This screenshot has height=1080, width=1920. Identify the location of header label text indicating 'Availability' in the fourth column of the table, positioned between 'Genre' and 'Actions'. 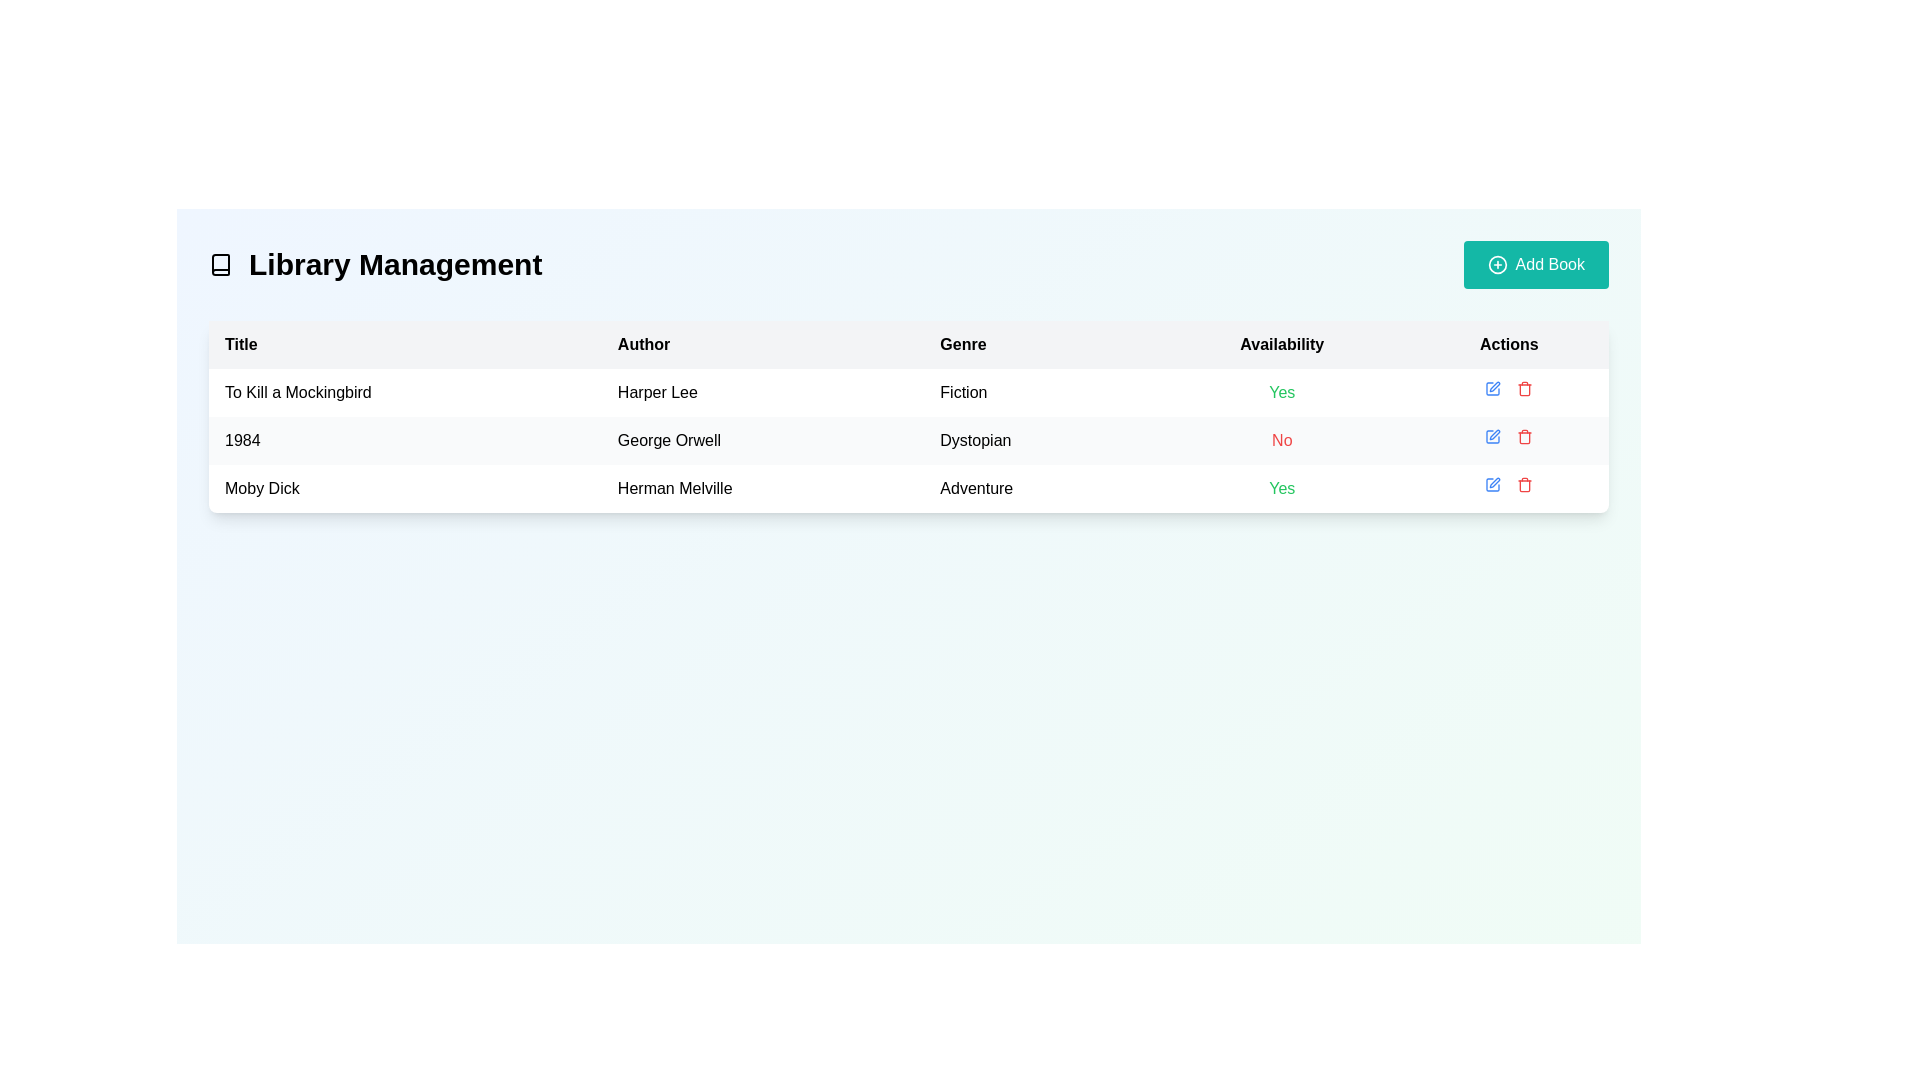
(1282, 343).